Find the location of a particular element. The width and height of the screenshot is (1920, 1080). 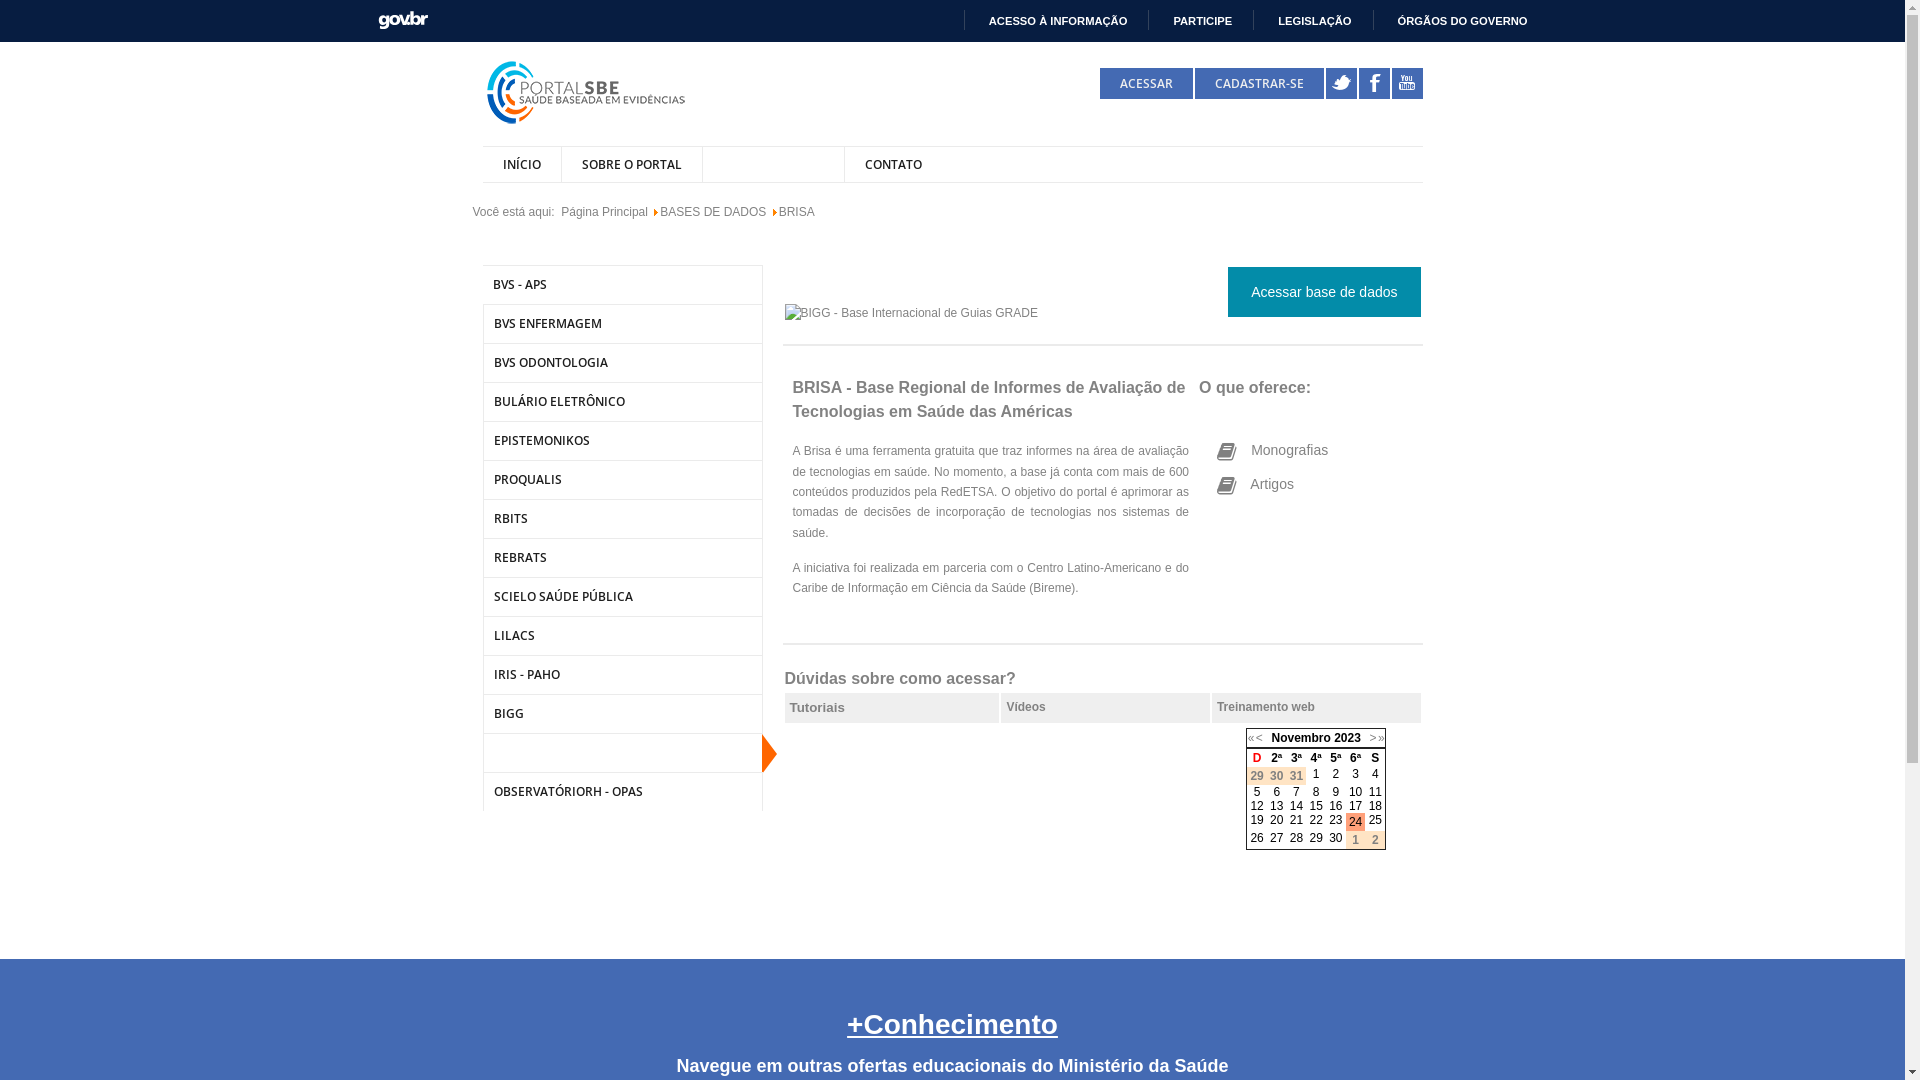

'EPISTEMONIKOS' is located at coordinates (621, 439).